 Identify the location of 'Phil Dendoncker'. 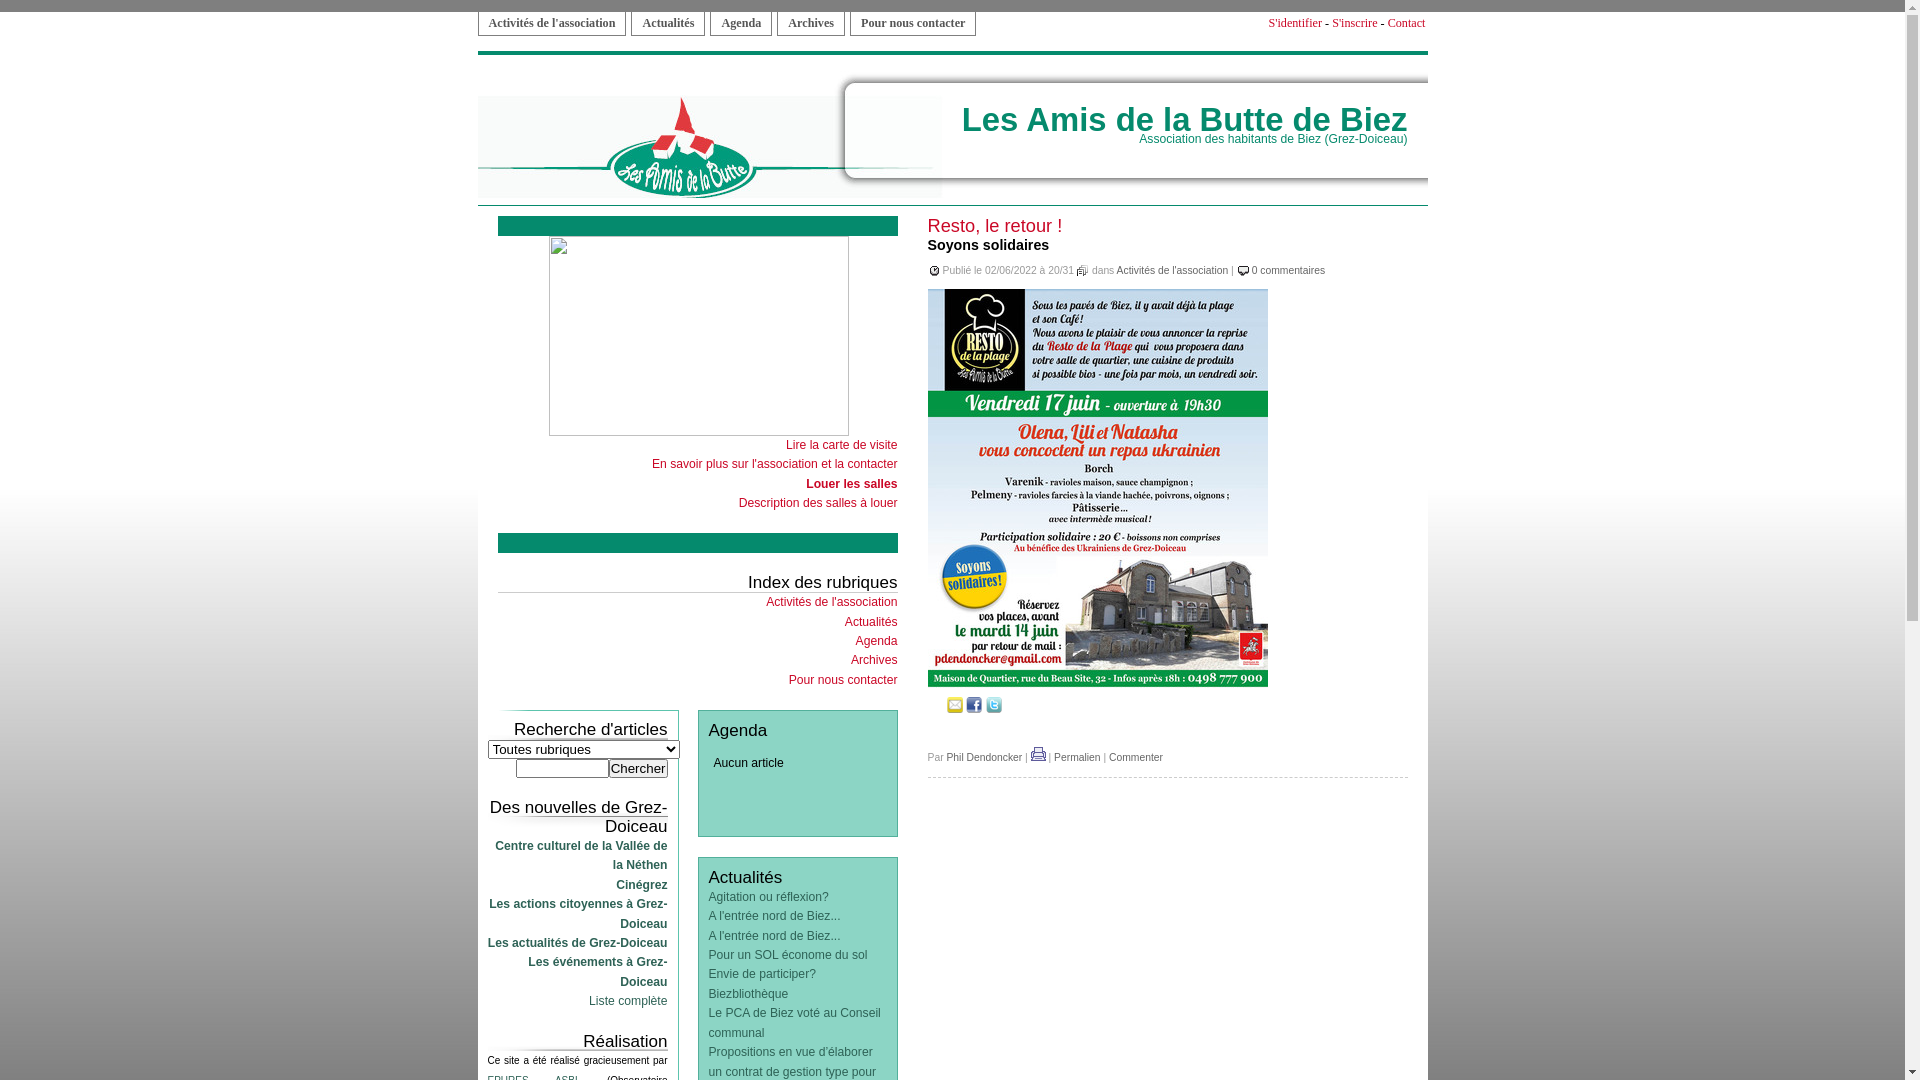
(983, 757).